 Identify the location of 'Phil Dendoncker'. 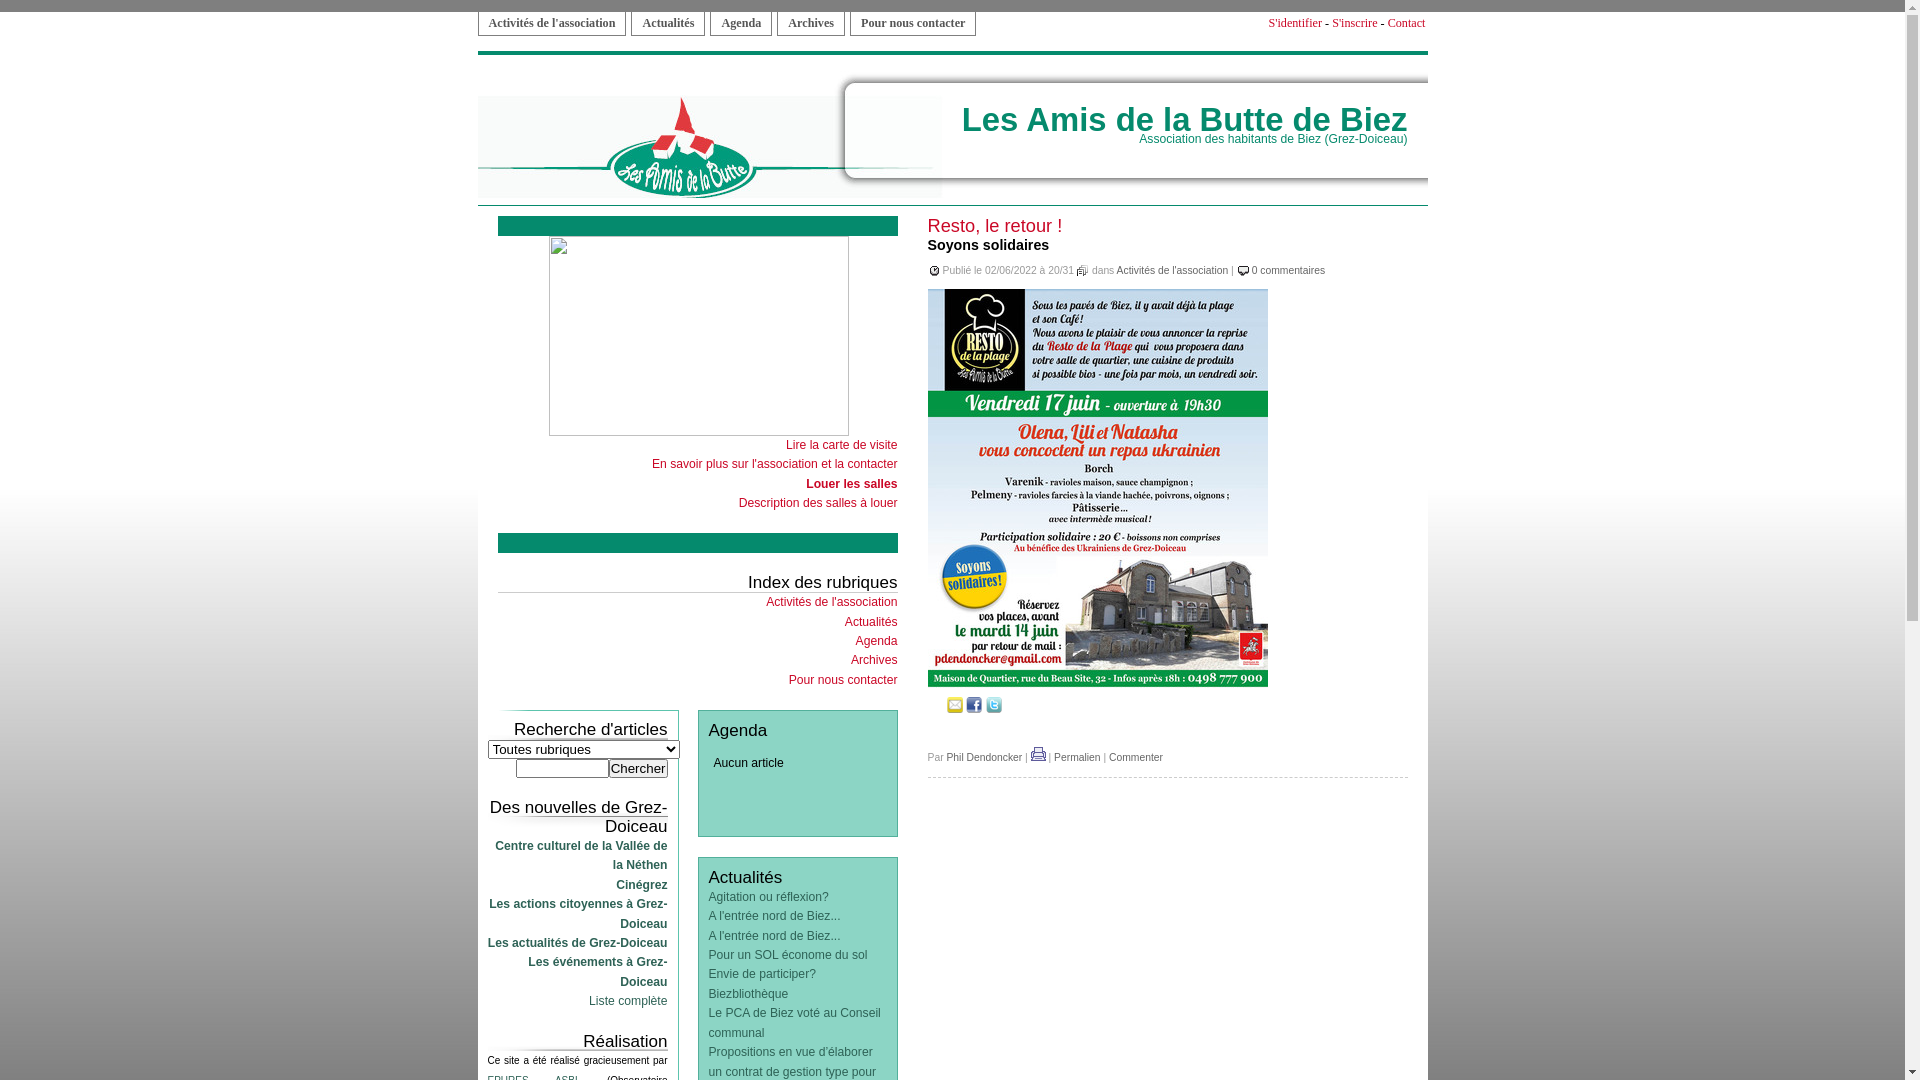
(983, 757).